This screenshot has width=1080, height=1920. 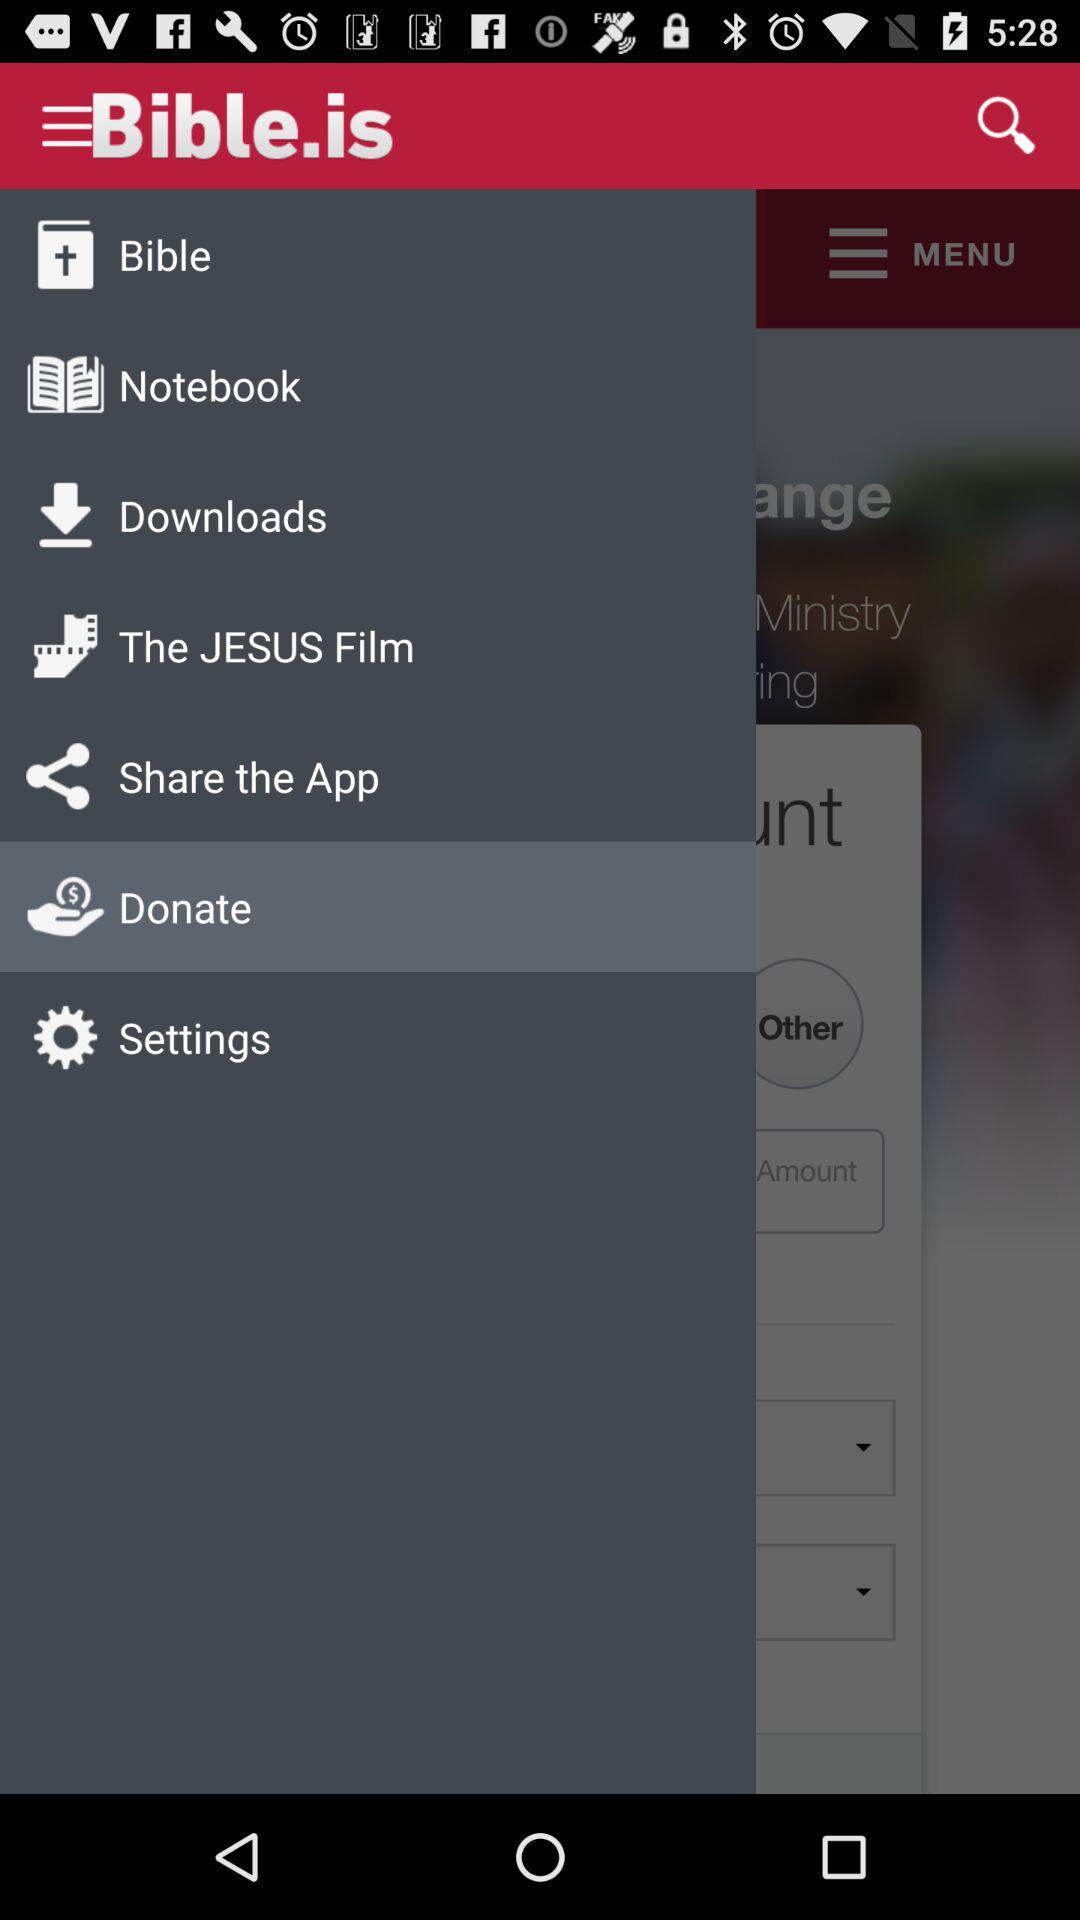 What do you see at coordinates (195, 1037) in the screenshot?
I see `icon below the donate icon` at bounding box center [195, 1037].